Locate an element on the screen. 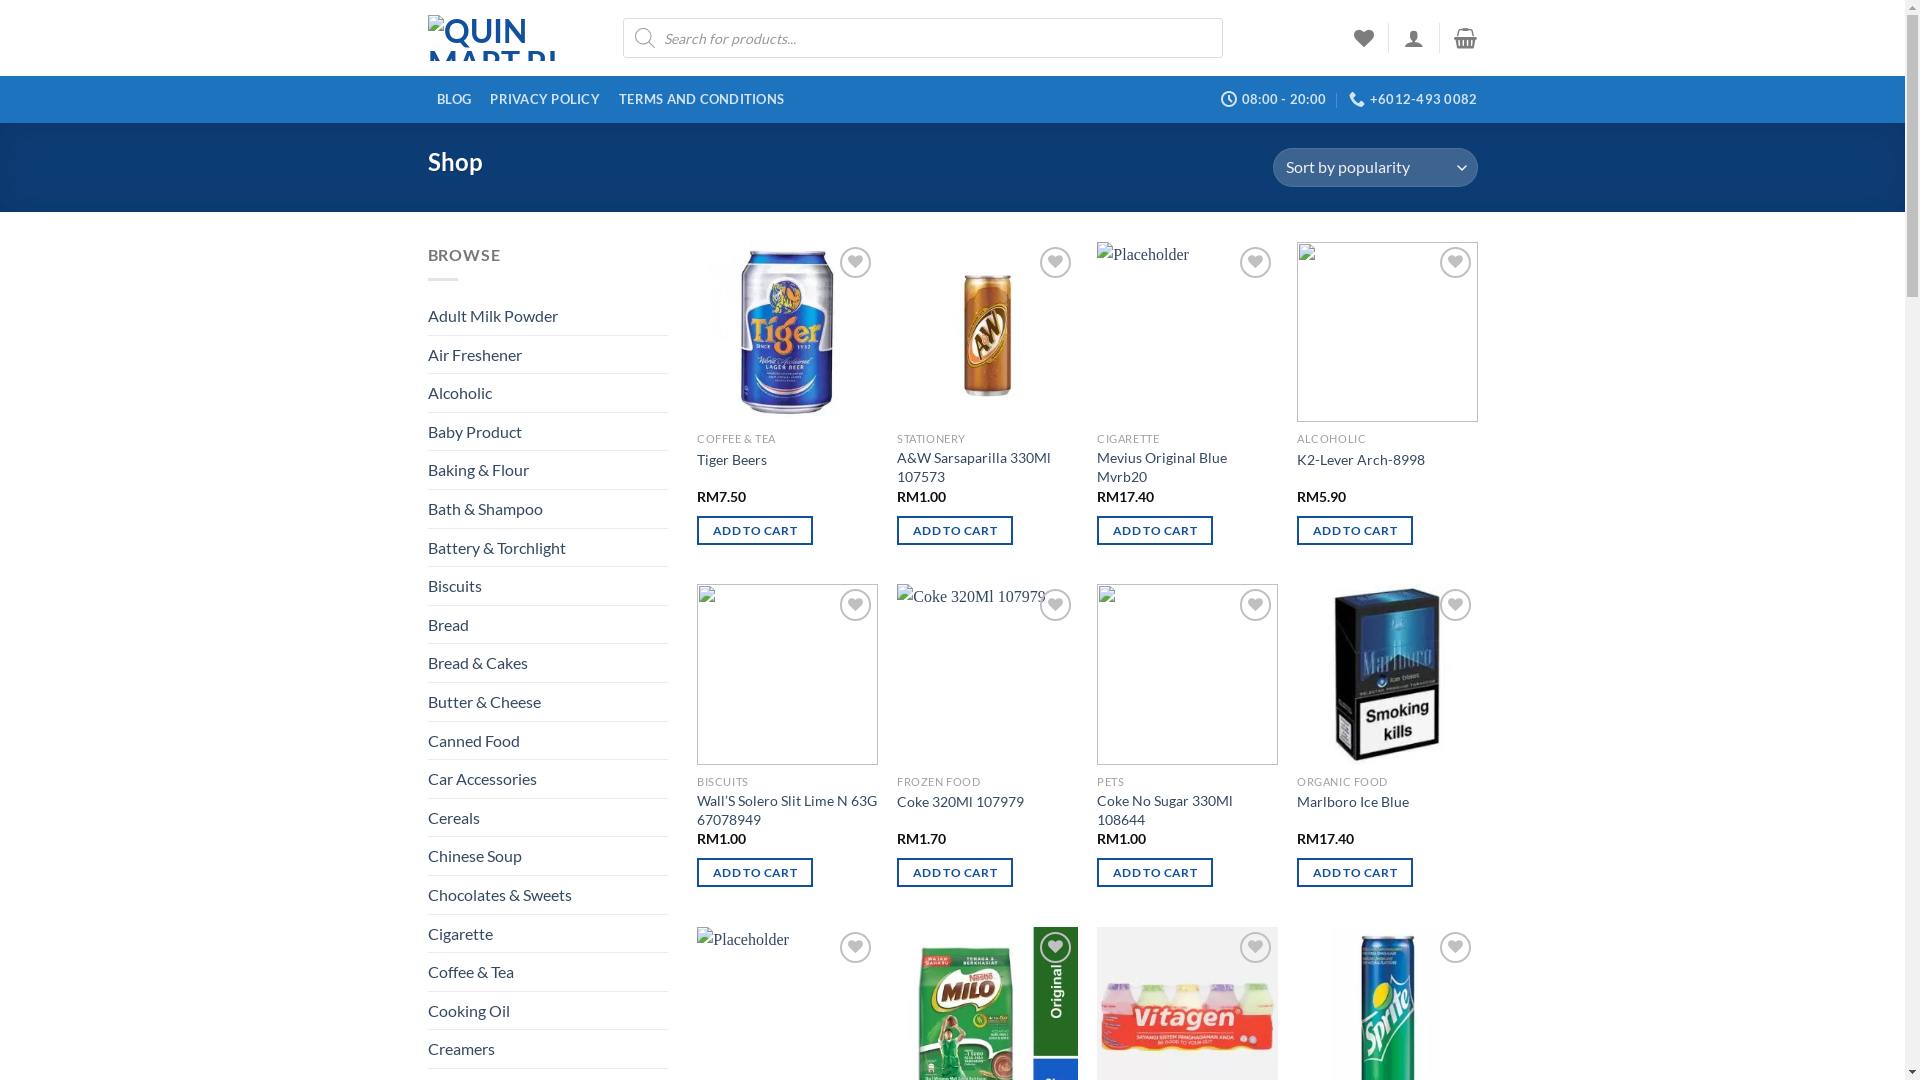  'Baking & Flour' is located at coordinates (547, 470).